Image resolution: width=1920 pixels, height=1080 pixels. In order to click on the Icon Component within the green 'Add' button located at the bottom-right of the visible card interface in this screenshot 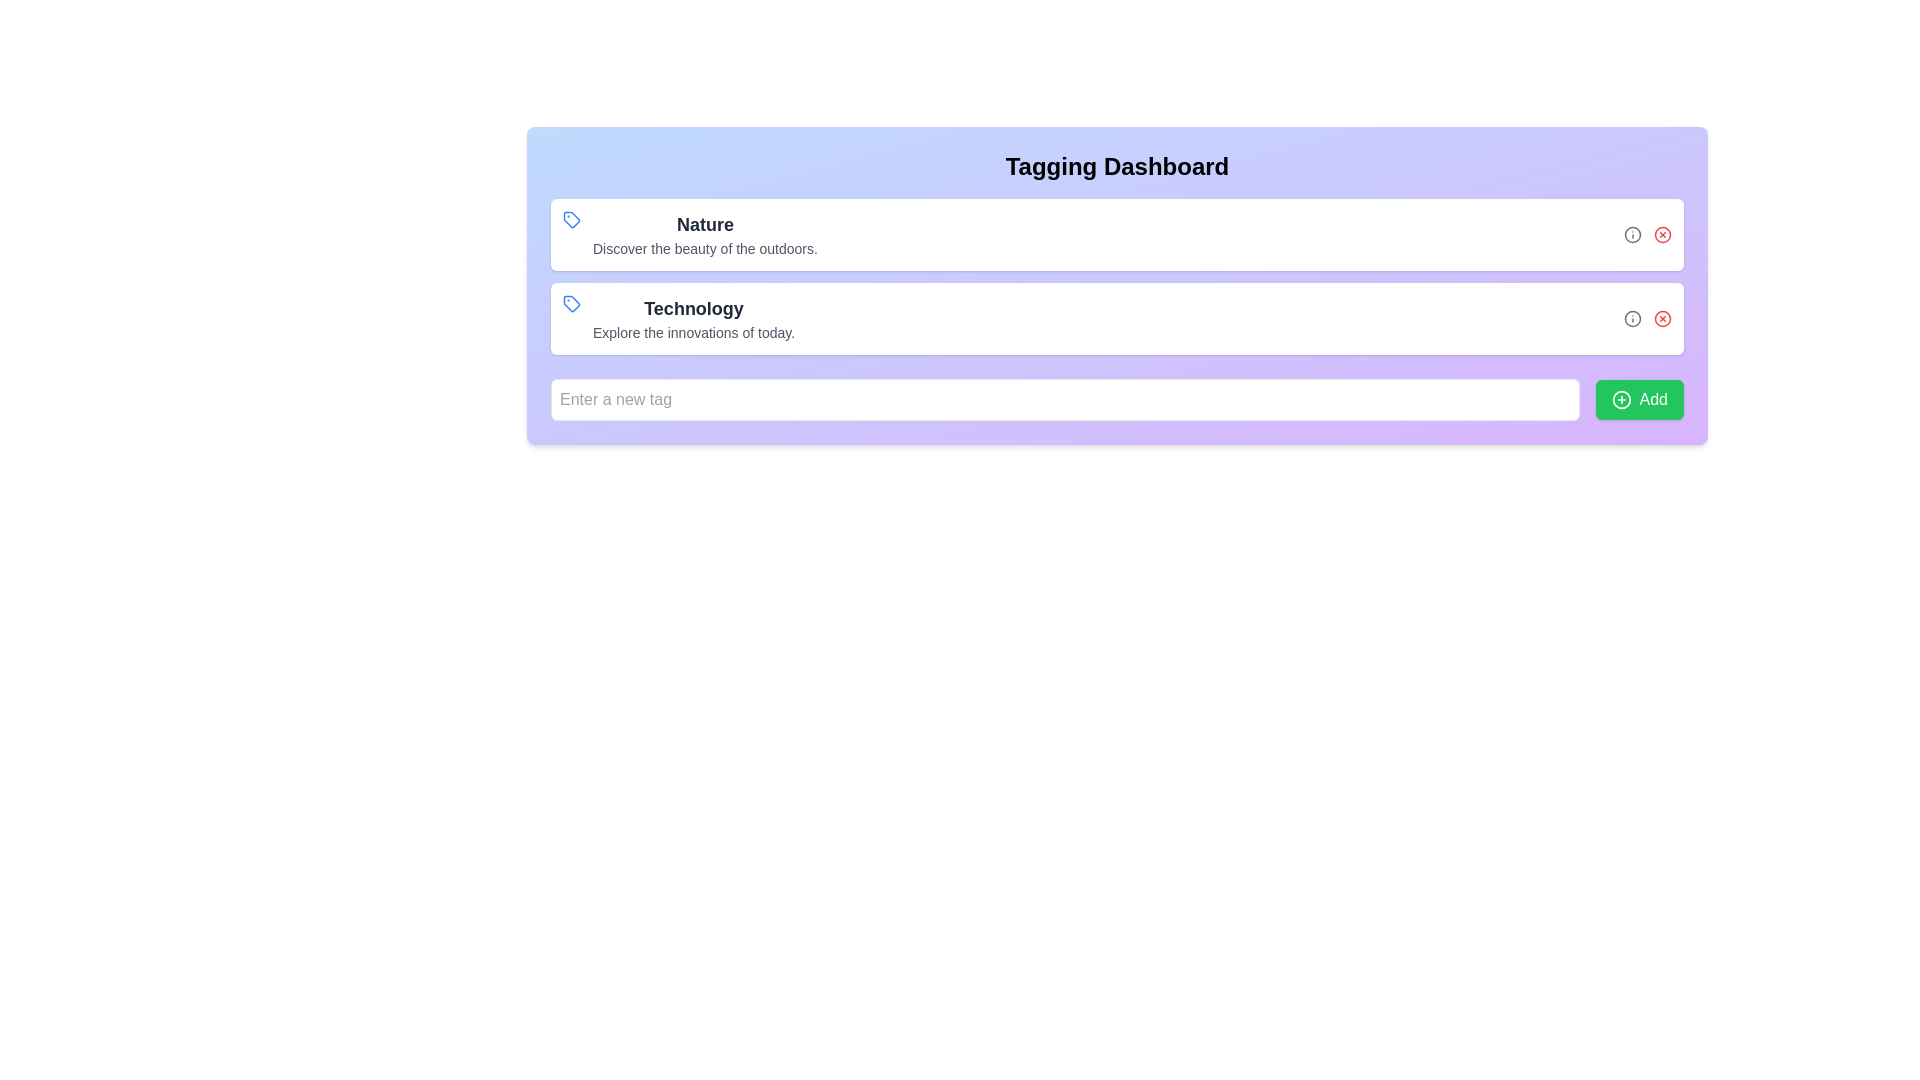, I will do `click(1621, 400)`.